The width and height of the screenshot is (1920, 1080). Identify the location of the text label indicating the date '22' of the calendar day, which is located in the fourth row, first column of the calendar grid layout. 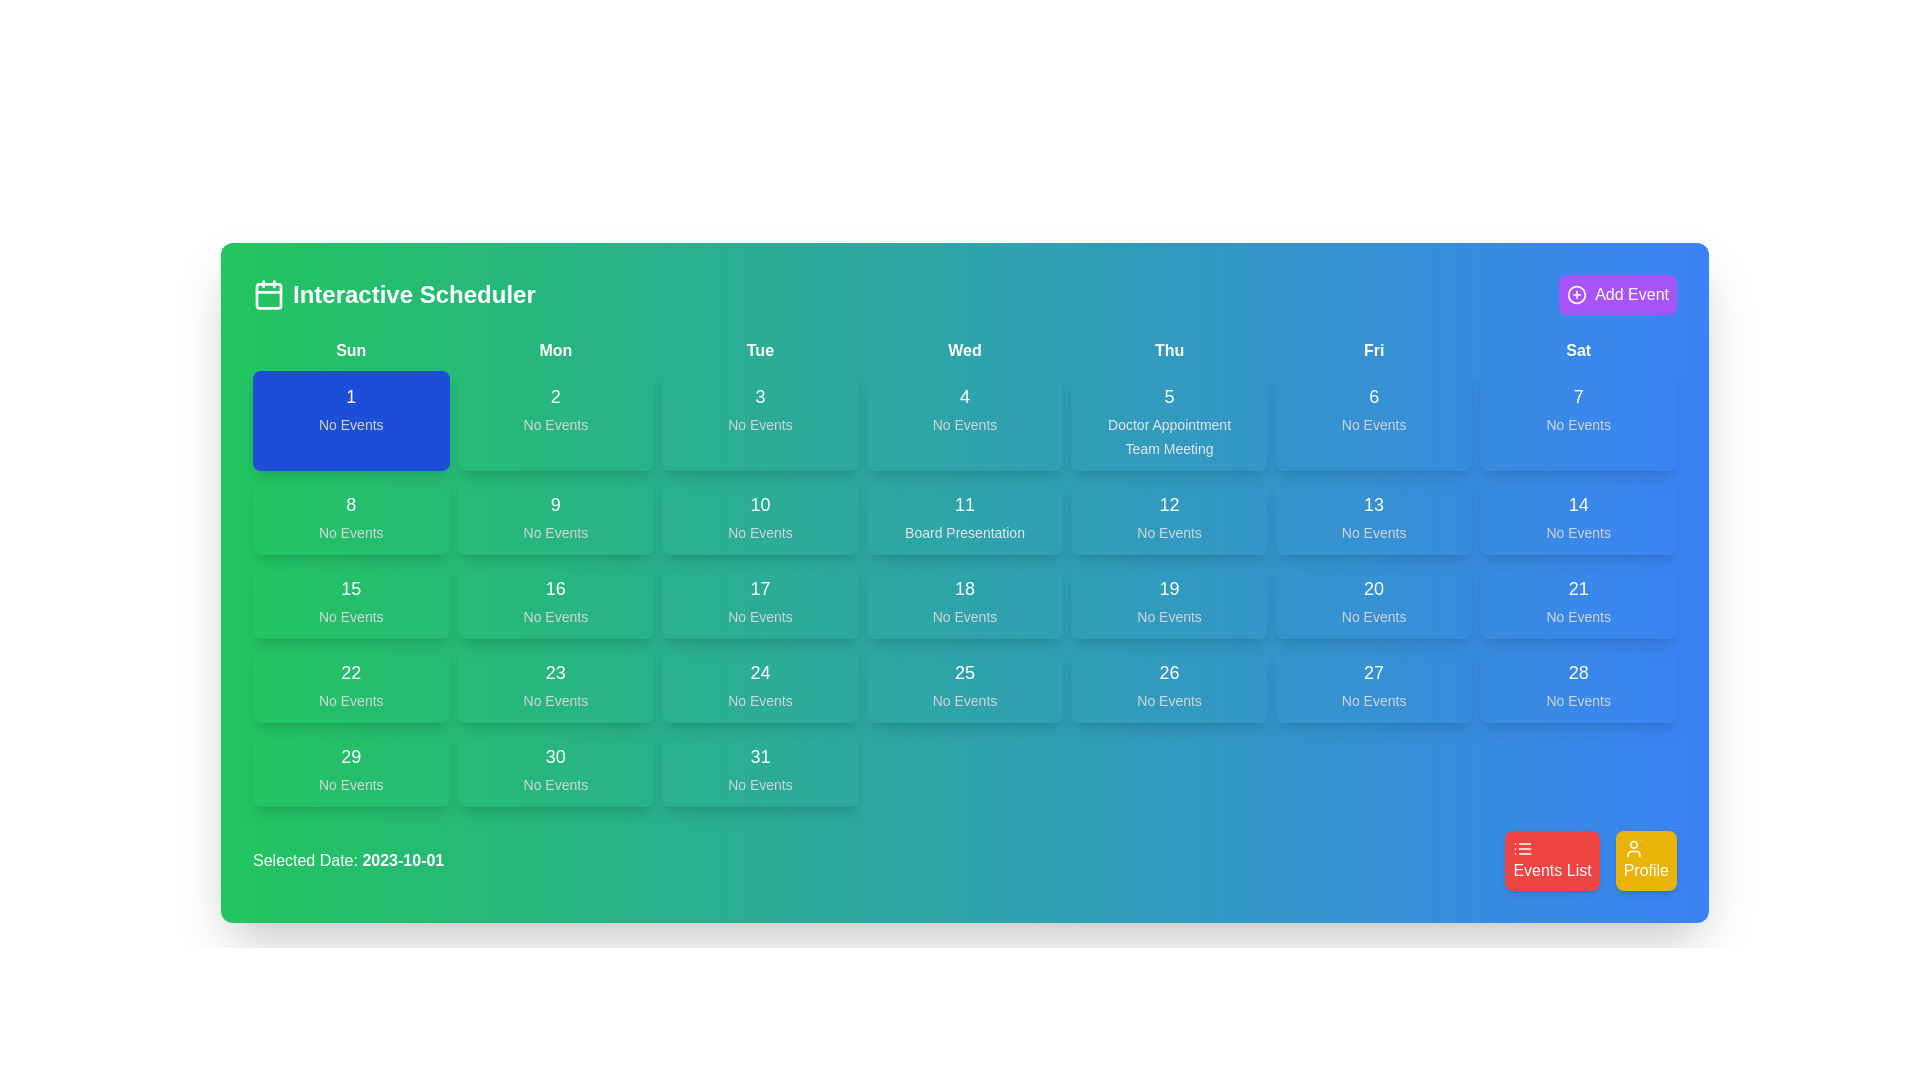
(351, 672).